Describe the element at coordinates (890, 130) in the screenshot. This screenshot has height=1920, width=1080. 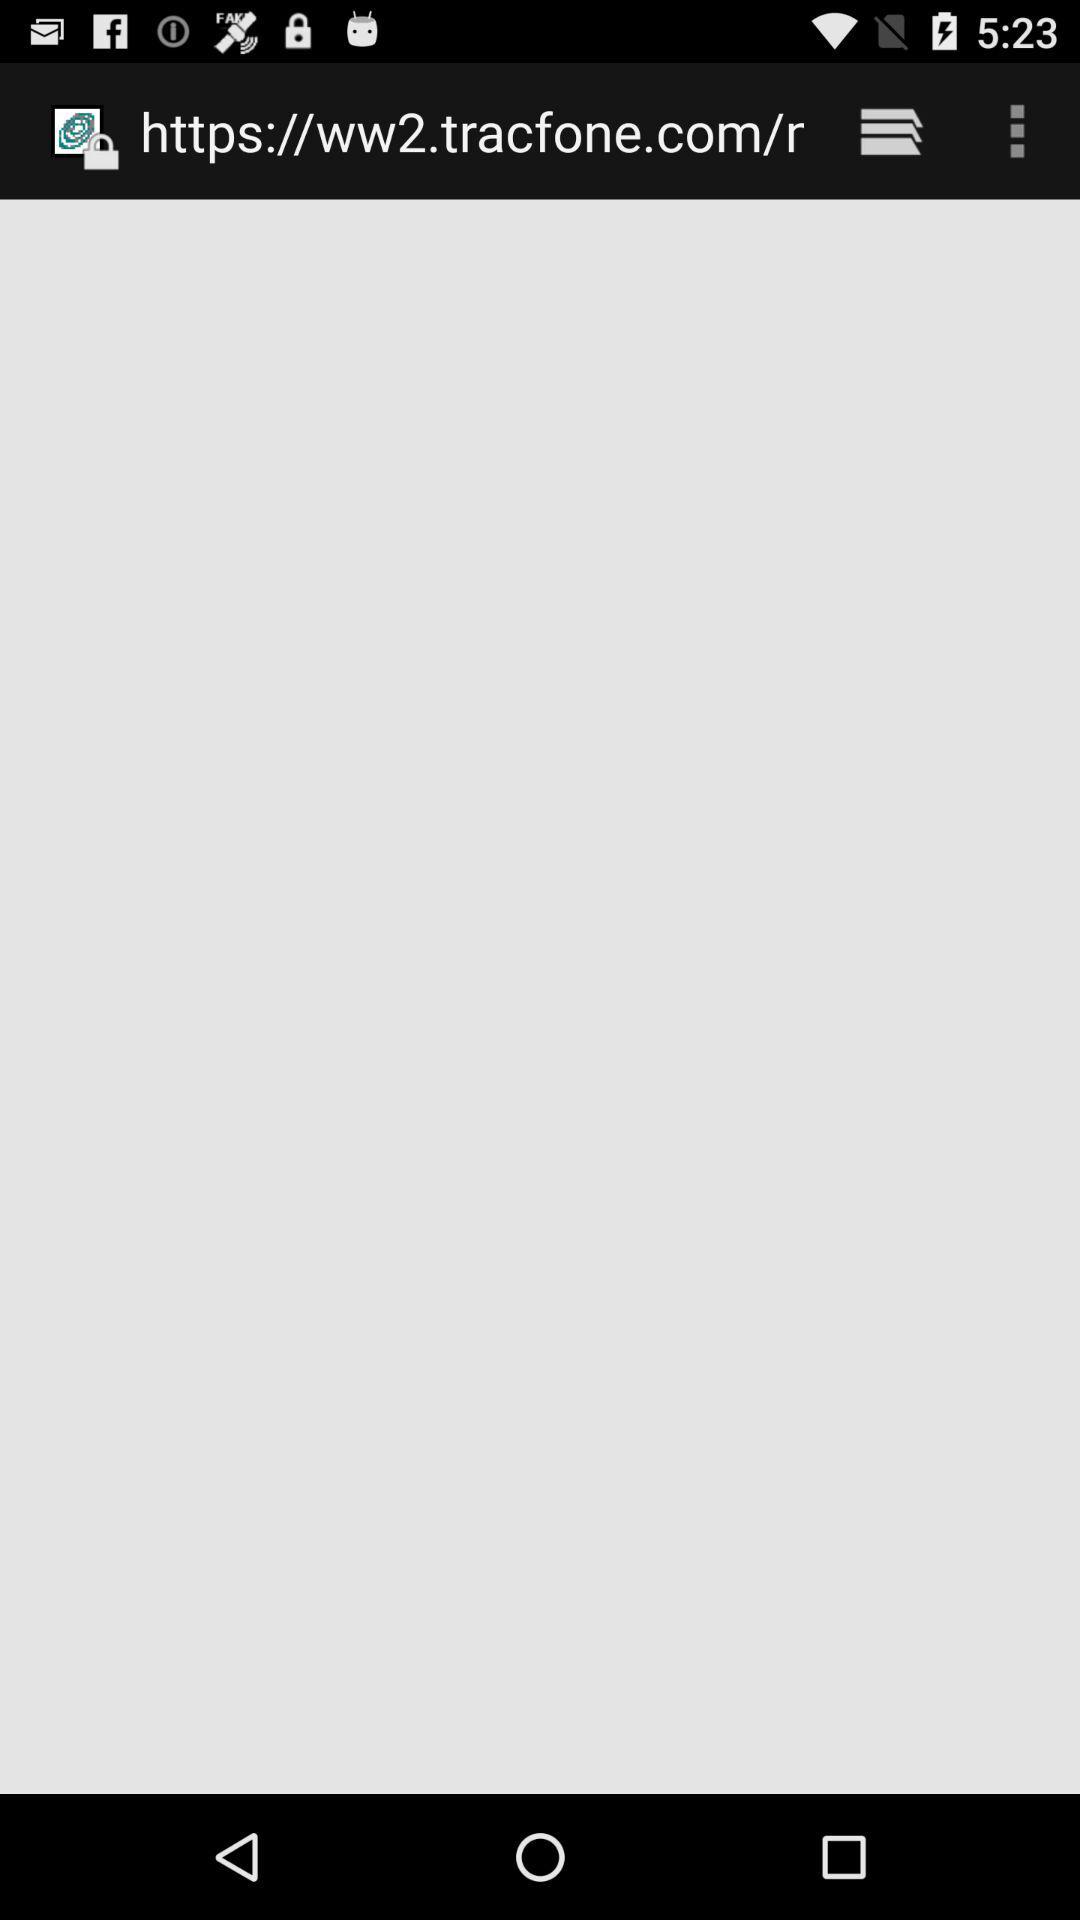
I see `icon to the right of the https ww2 tracfone icon` at that location.